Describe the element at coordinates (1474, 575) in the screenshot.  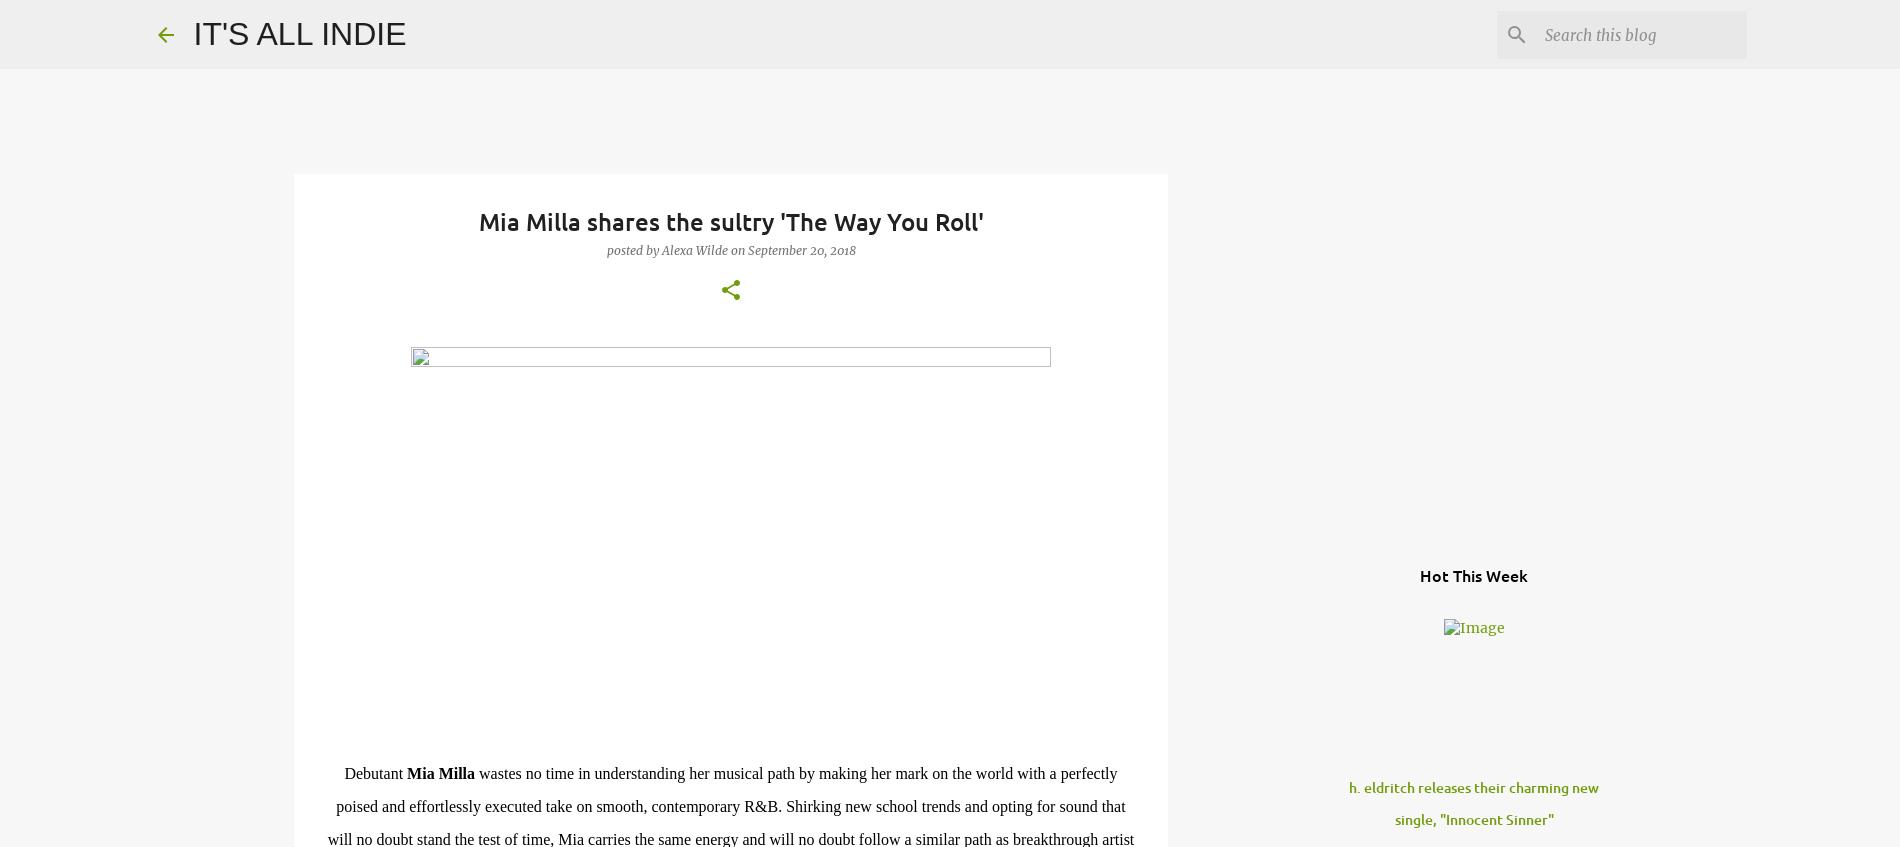
I see `'Hot This Week'` at that location.